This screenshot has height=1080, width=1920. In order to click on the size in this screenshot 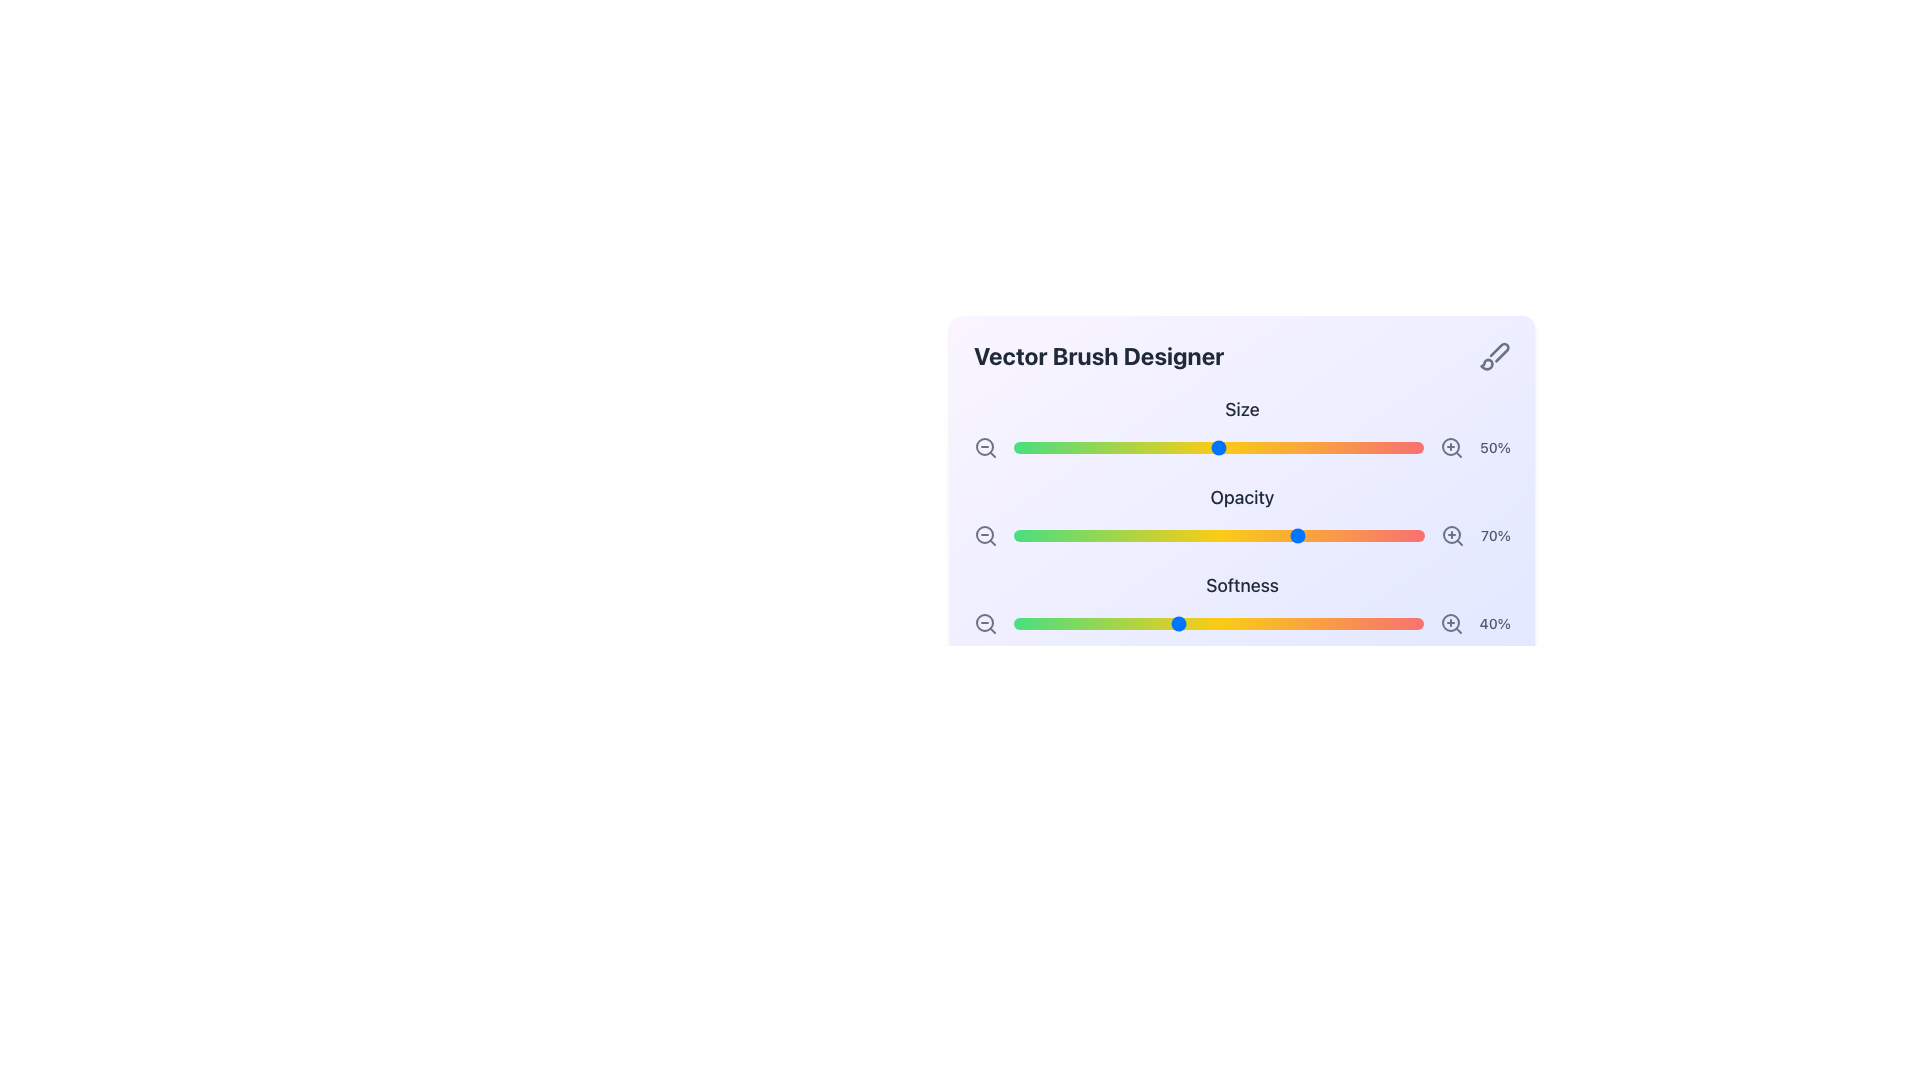, I will do `click(1292, 446)`.